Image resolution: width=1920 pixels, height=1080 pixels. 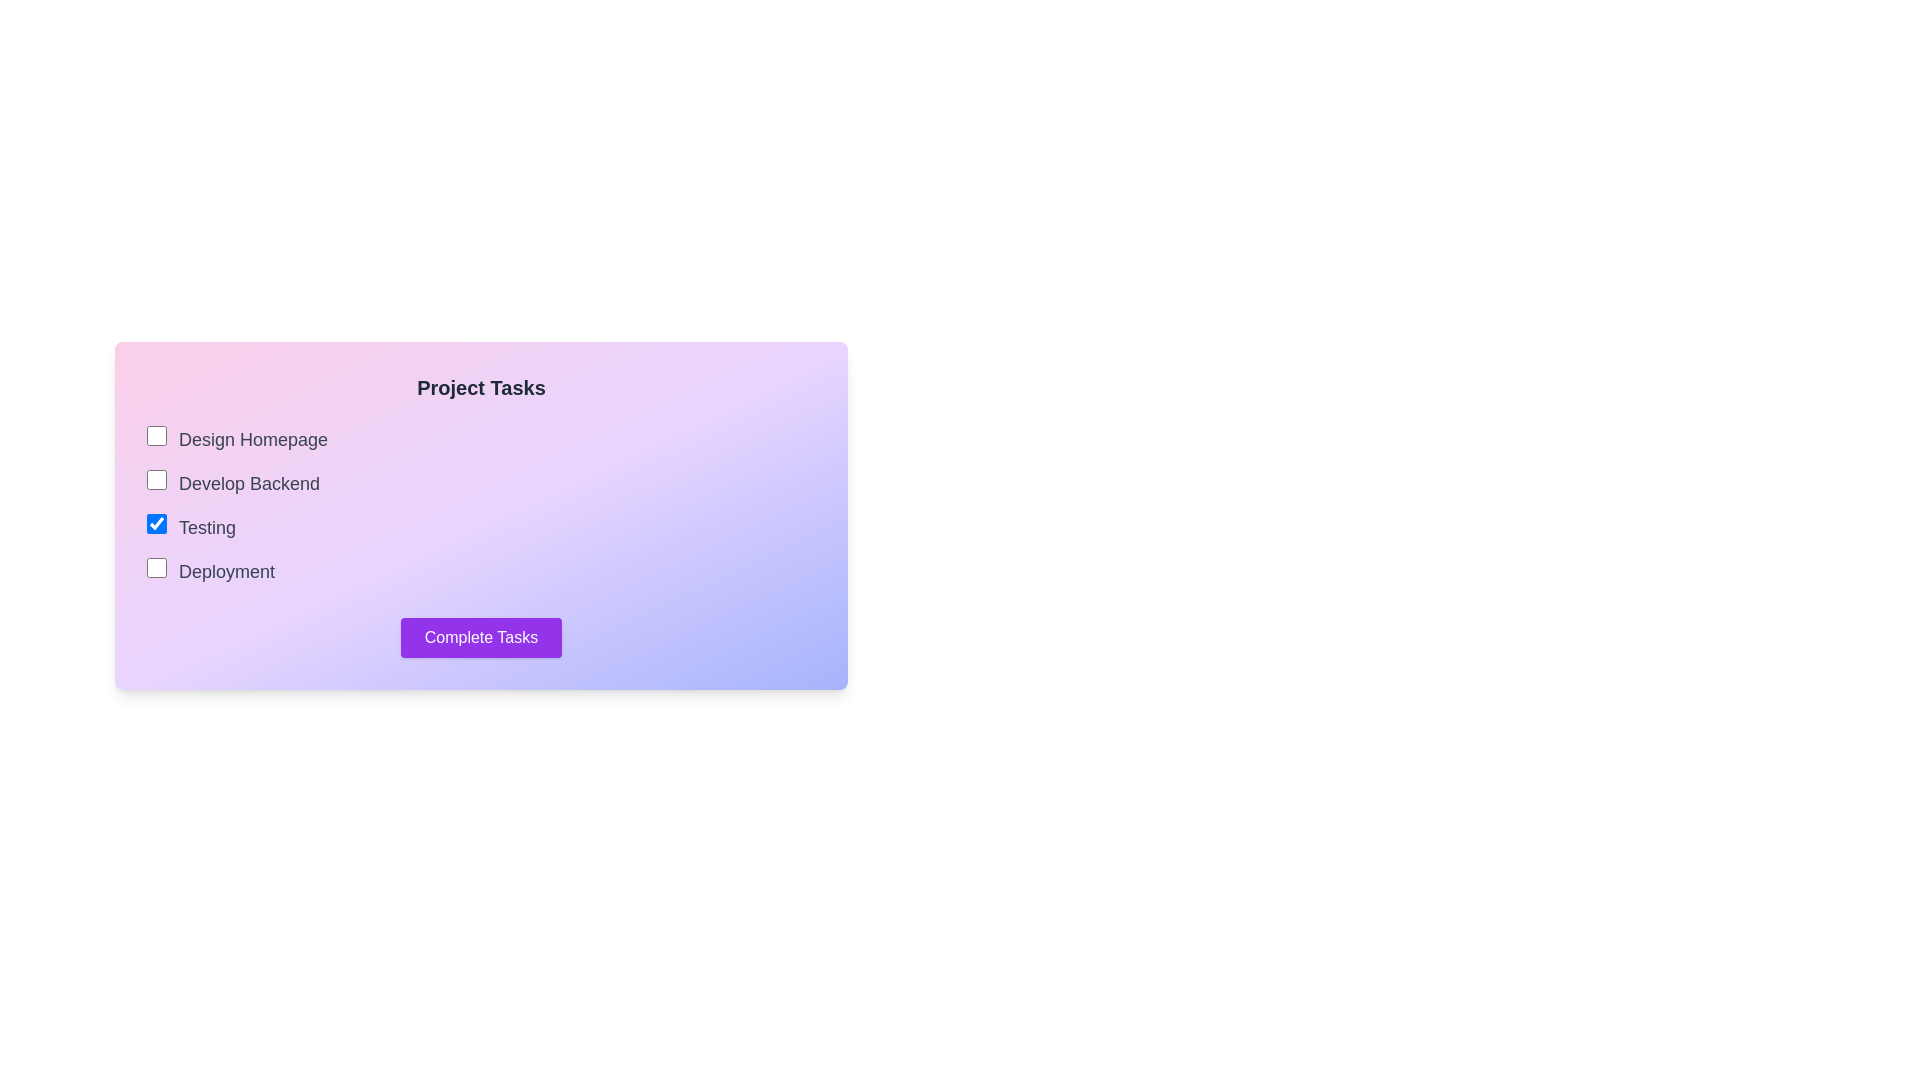 What do you see at coordinates (481, 637) in the screenshot?
I see `the 'Complete Tasks' button to submit the checklist` at bounding box center [481, 637].